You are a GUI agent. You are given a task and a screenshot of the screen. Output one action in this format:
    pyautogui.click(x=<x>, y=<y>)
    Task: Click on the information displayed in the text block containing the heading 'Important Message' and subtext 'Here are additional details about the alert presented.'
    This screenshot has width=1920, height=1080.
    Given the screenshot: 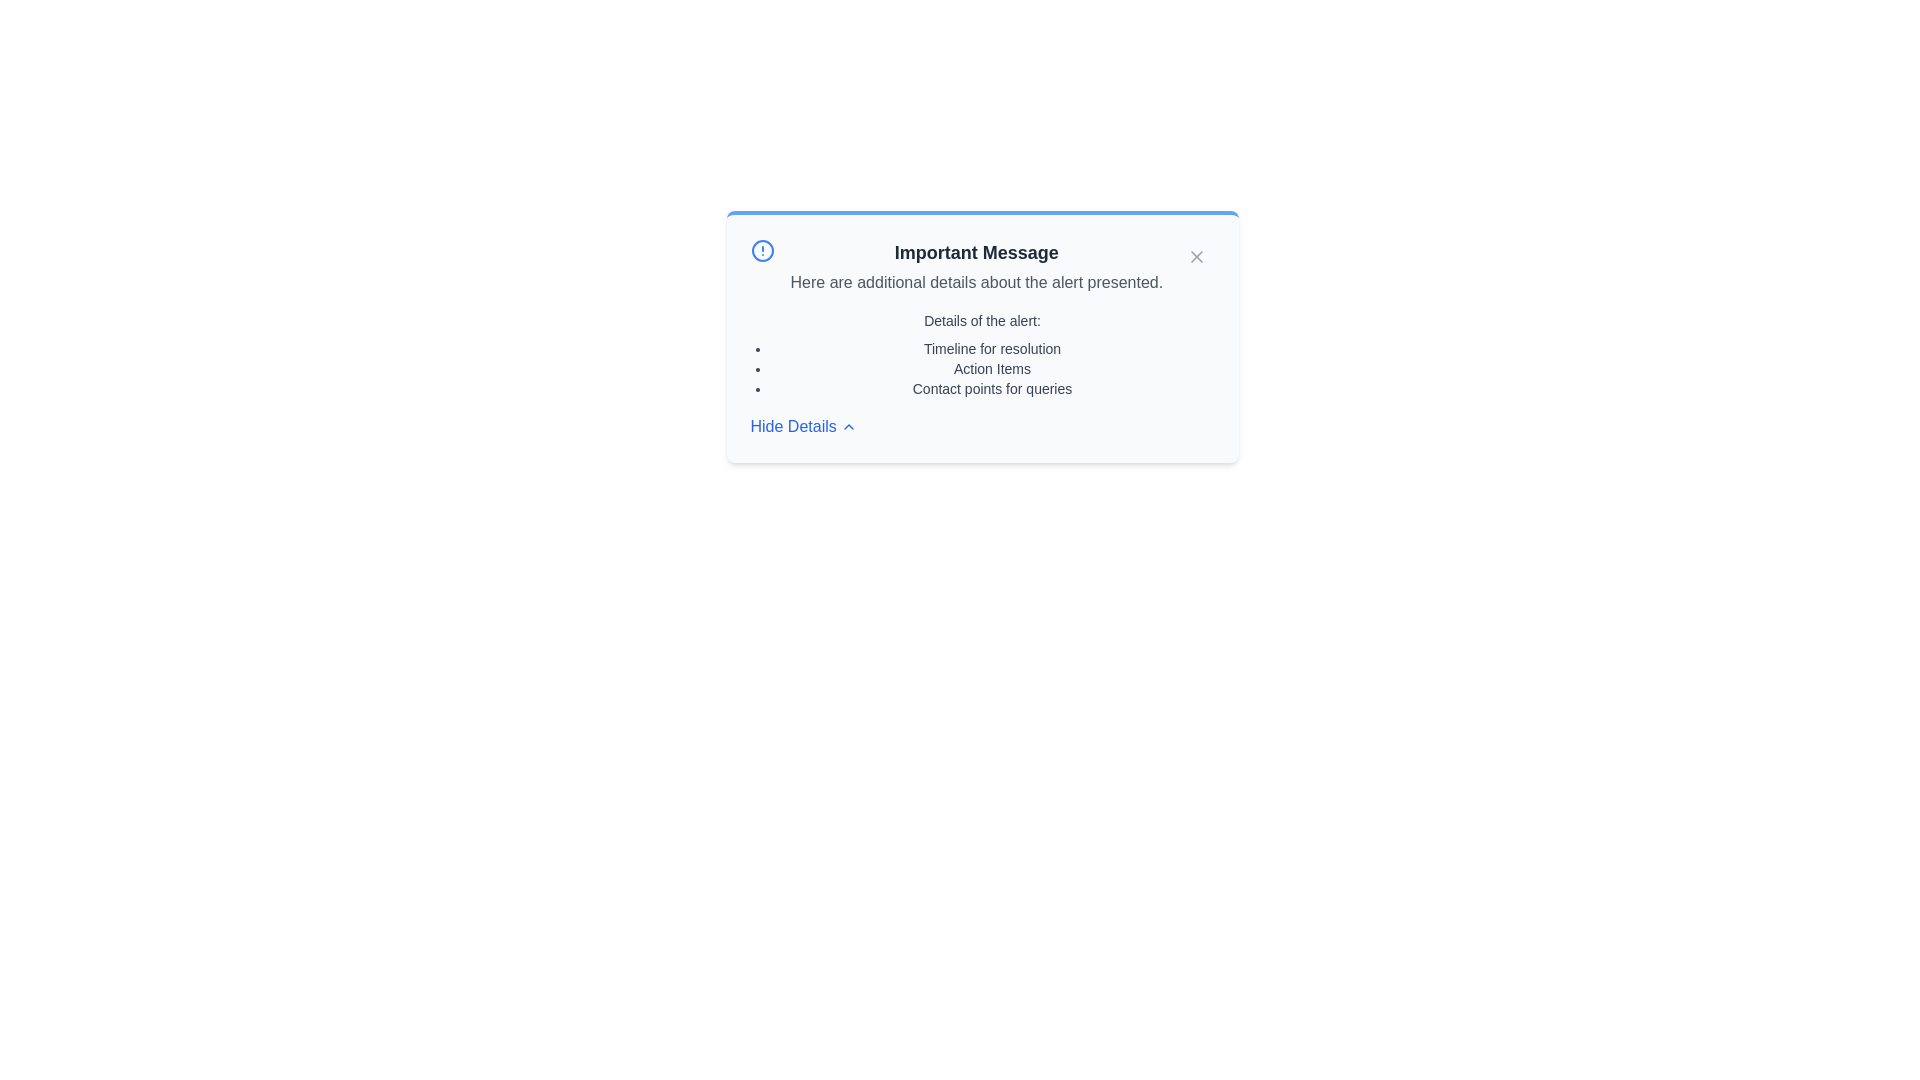 What is the action you would take?
    pyautogui.click(x=976, y=265)
    